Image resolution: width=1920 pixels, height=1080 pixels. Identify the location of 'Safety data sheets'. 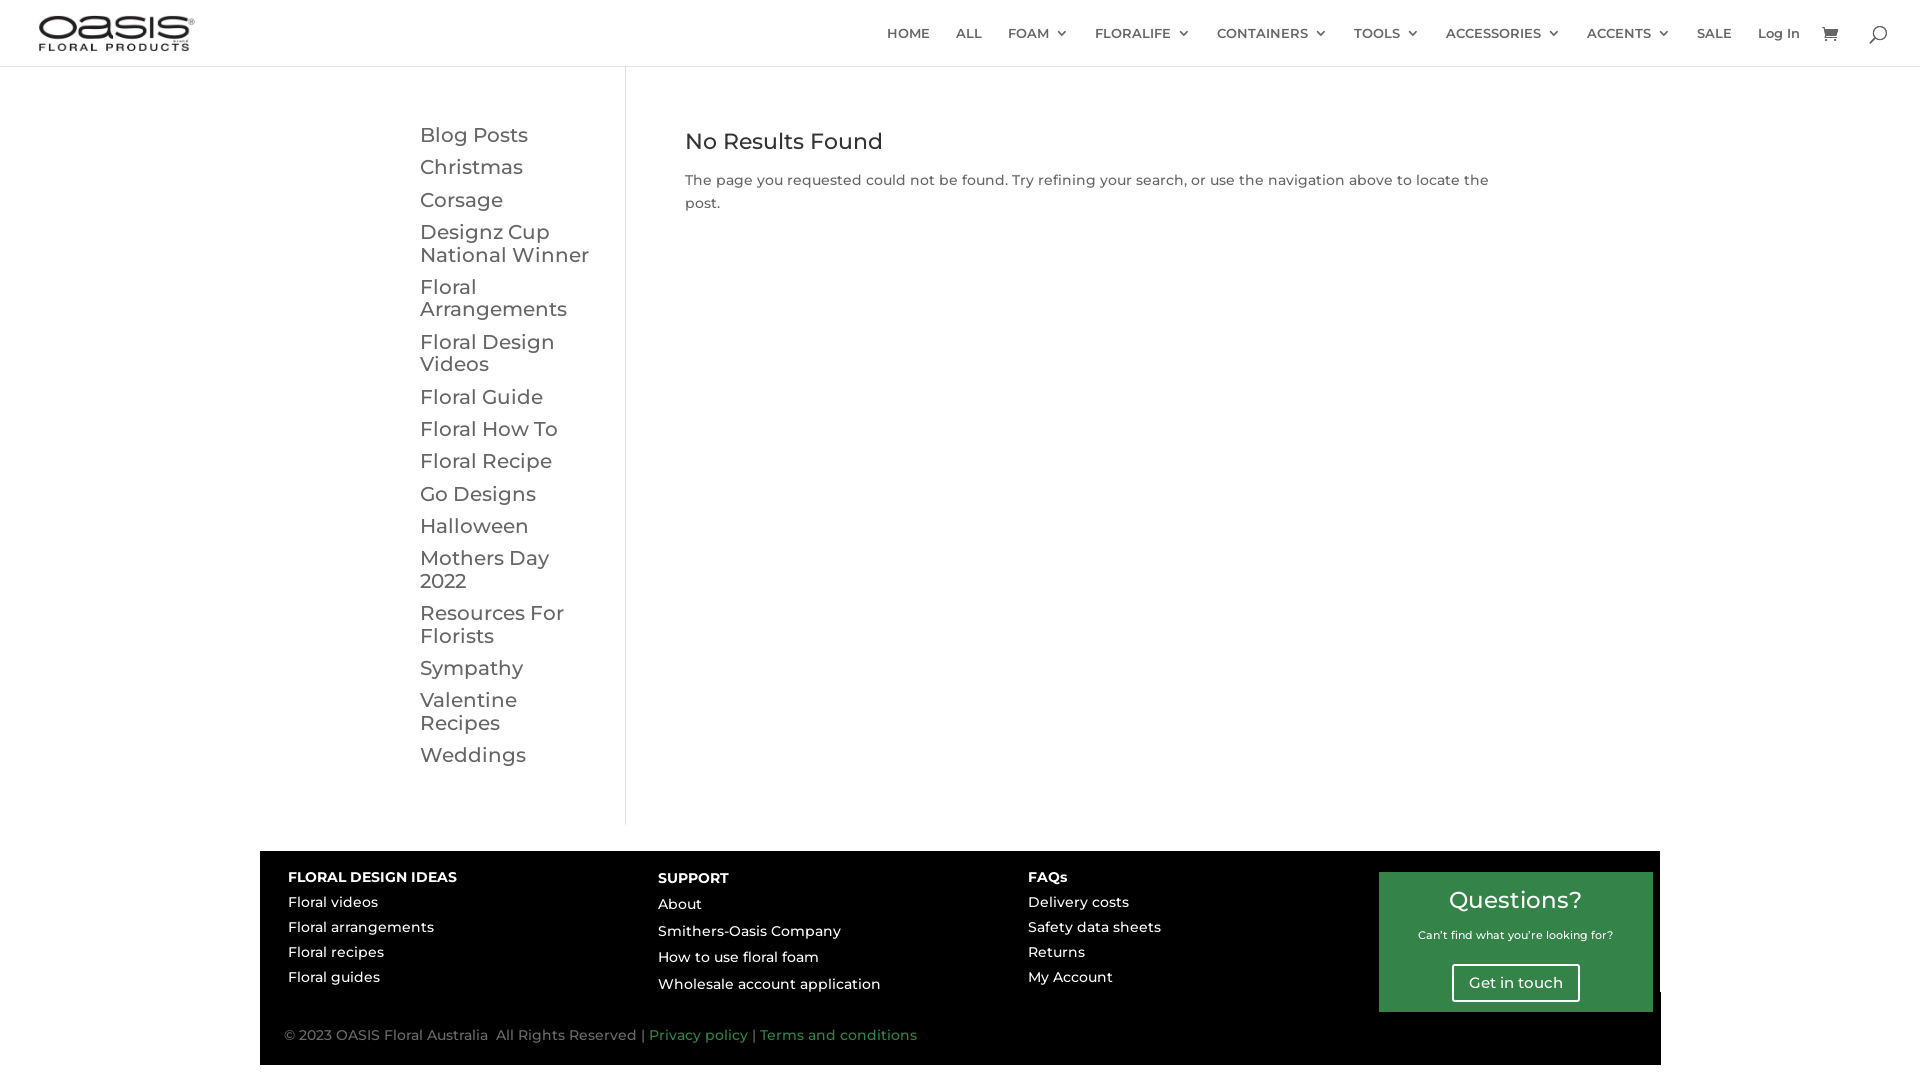
(1027, 926).